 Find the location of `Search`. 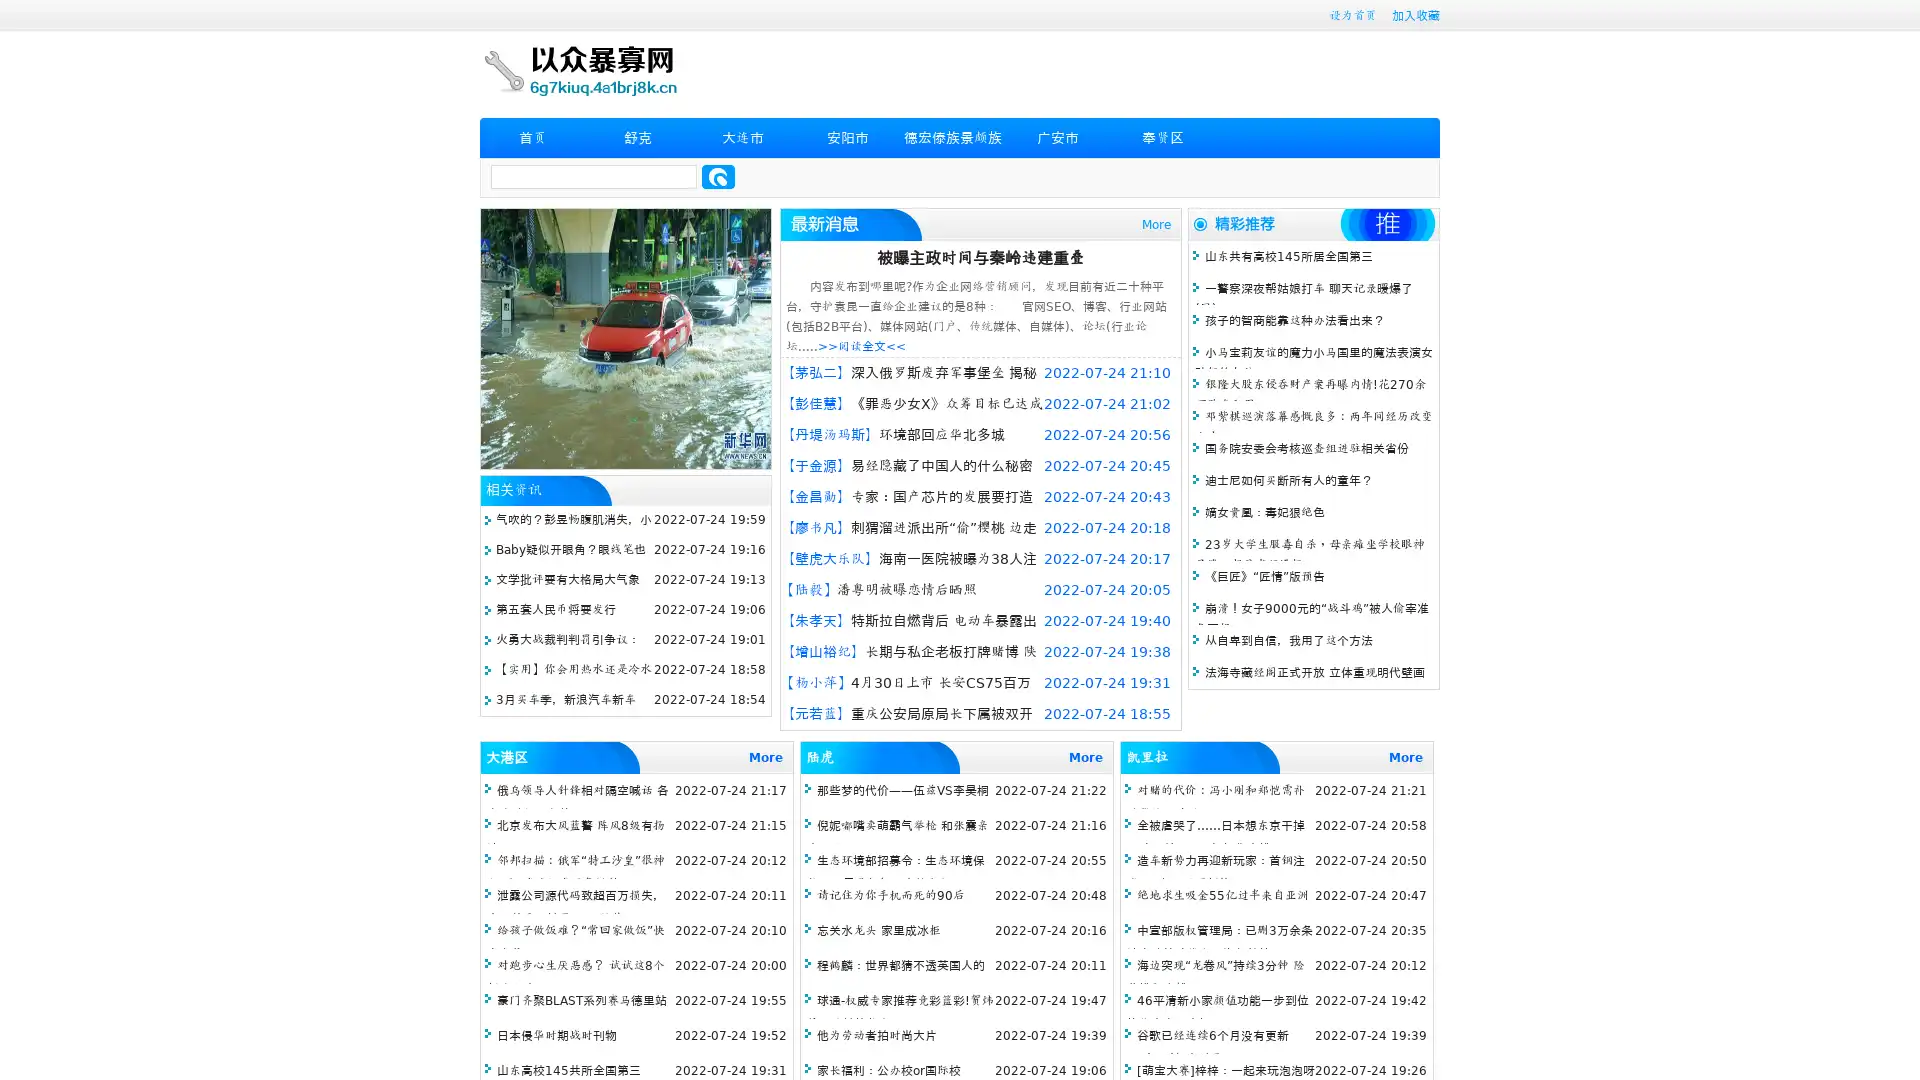

Search is located at coordinates (718, 176).